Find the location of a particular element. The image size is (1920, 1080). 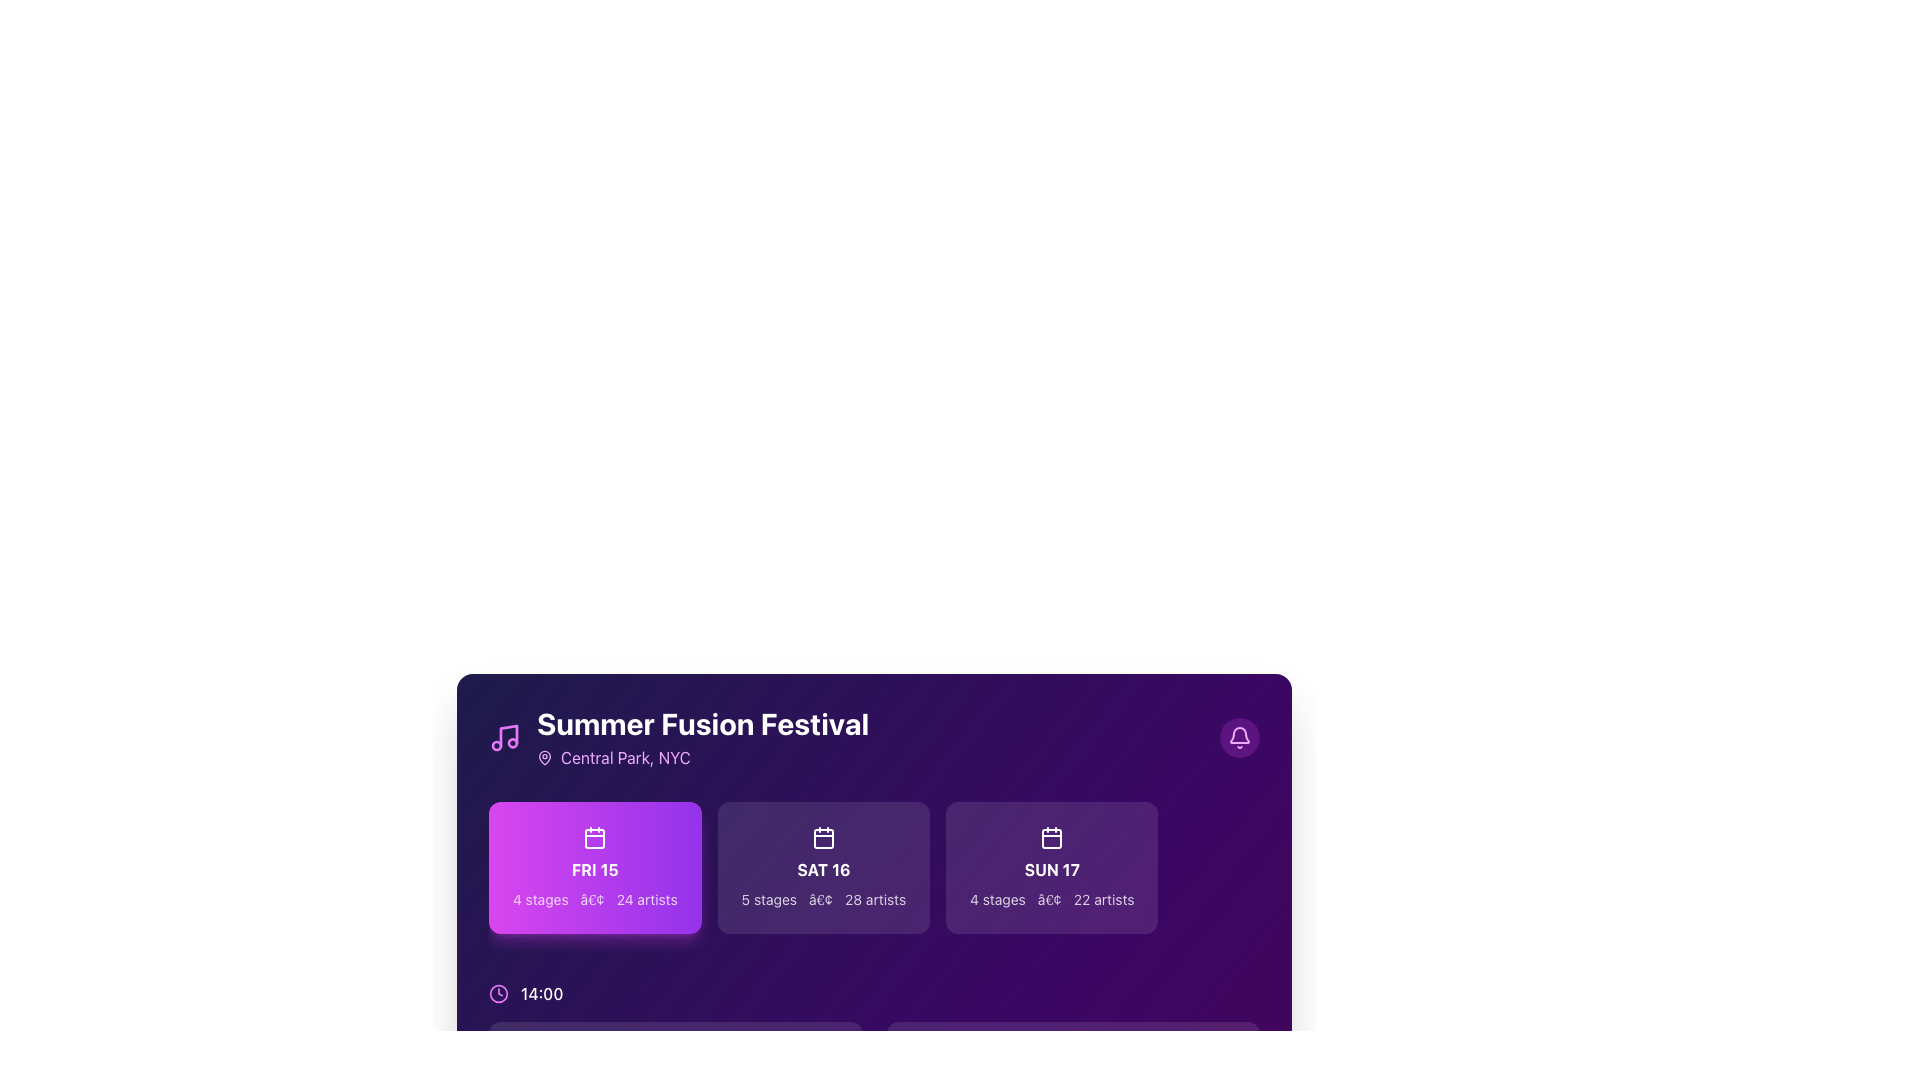

the text separator element that visually separates the '4 stages' and '24 artists' text lines in the card for the 'FRI 15' event is located at coordinates (591, 898).